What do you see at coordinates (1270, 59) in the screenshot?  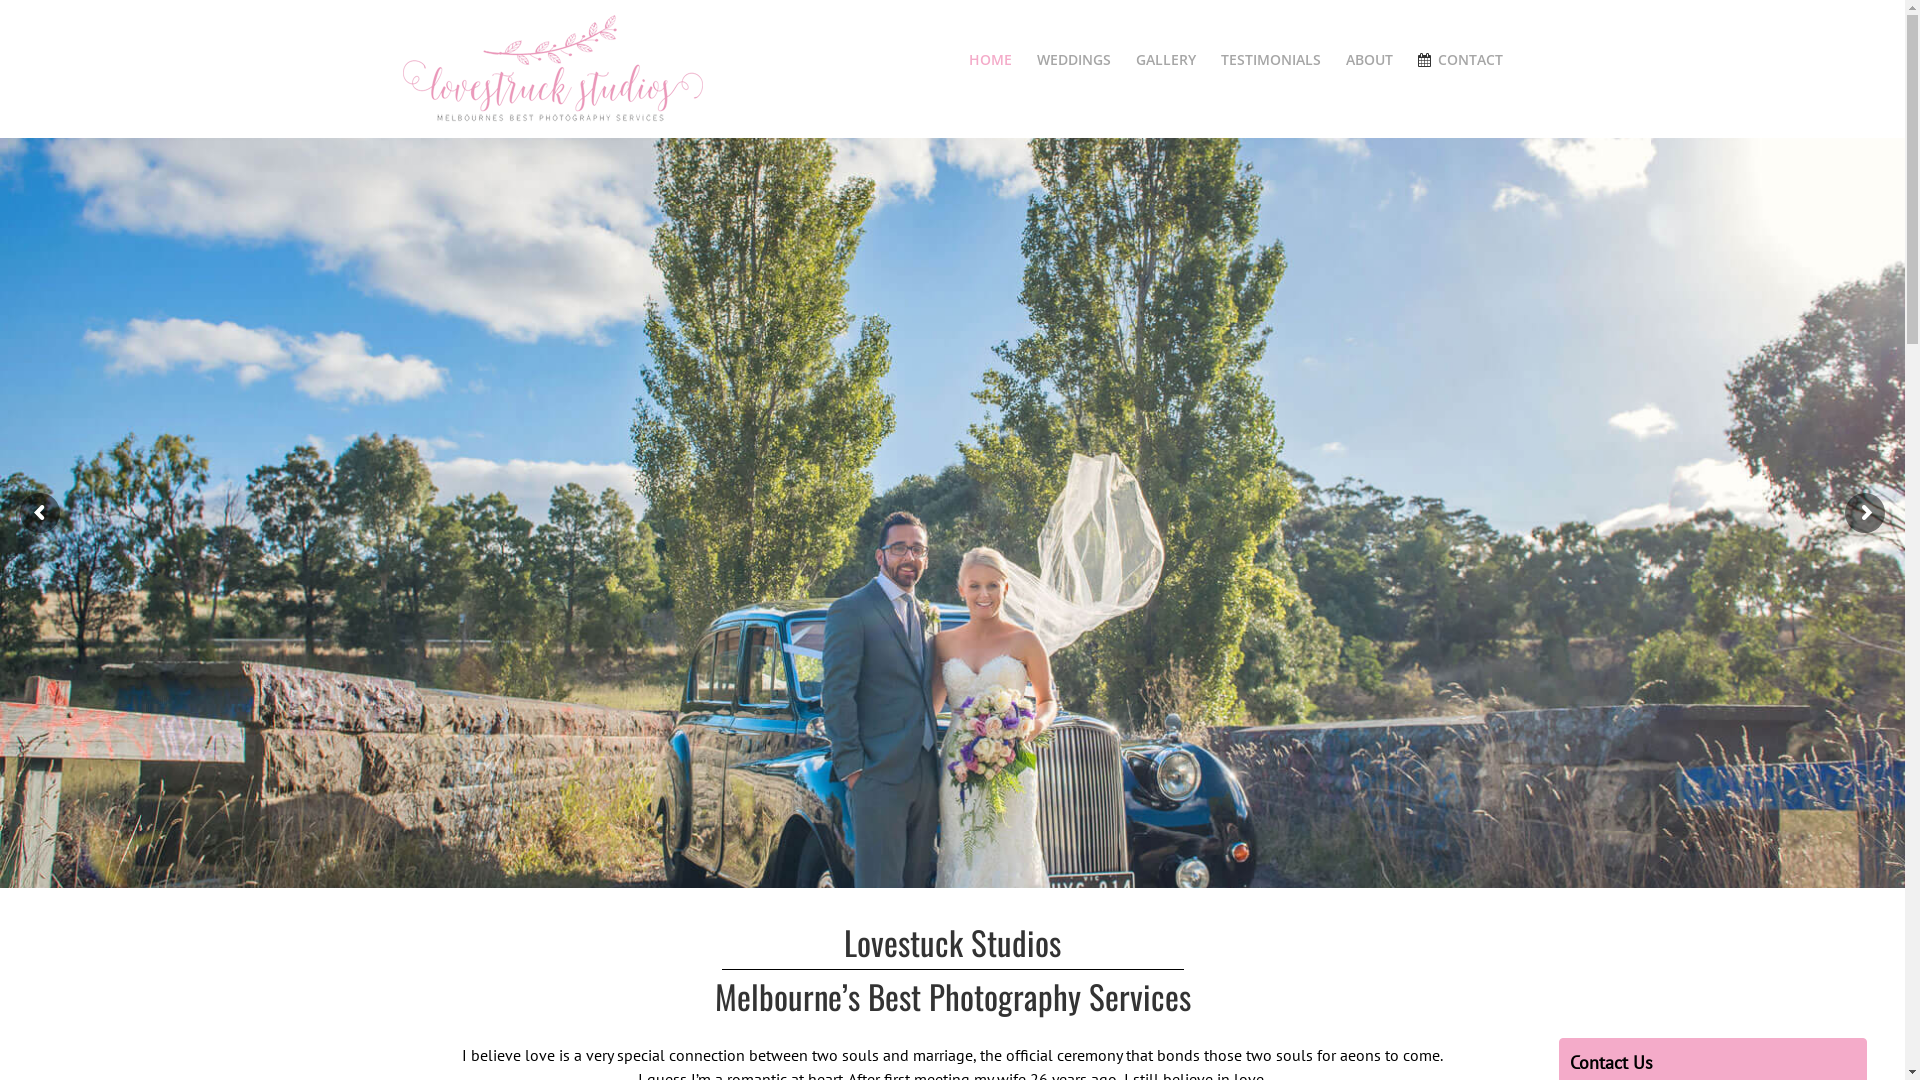 I see `'TESTIMONIALS'` at bounding box center [1270, 59].